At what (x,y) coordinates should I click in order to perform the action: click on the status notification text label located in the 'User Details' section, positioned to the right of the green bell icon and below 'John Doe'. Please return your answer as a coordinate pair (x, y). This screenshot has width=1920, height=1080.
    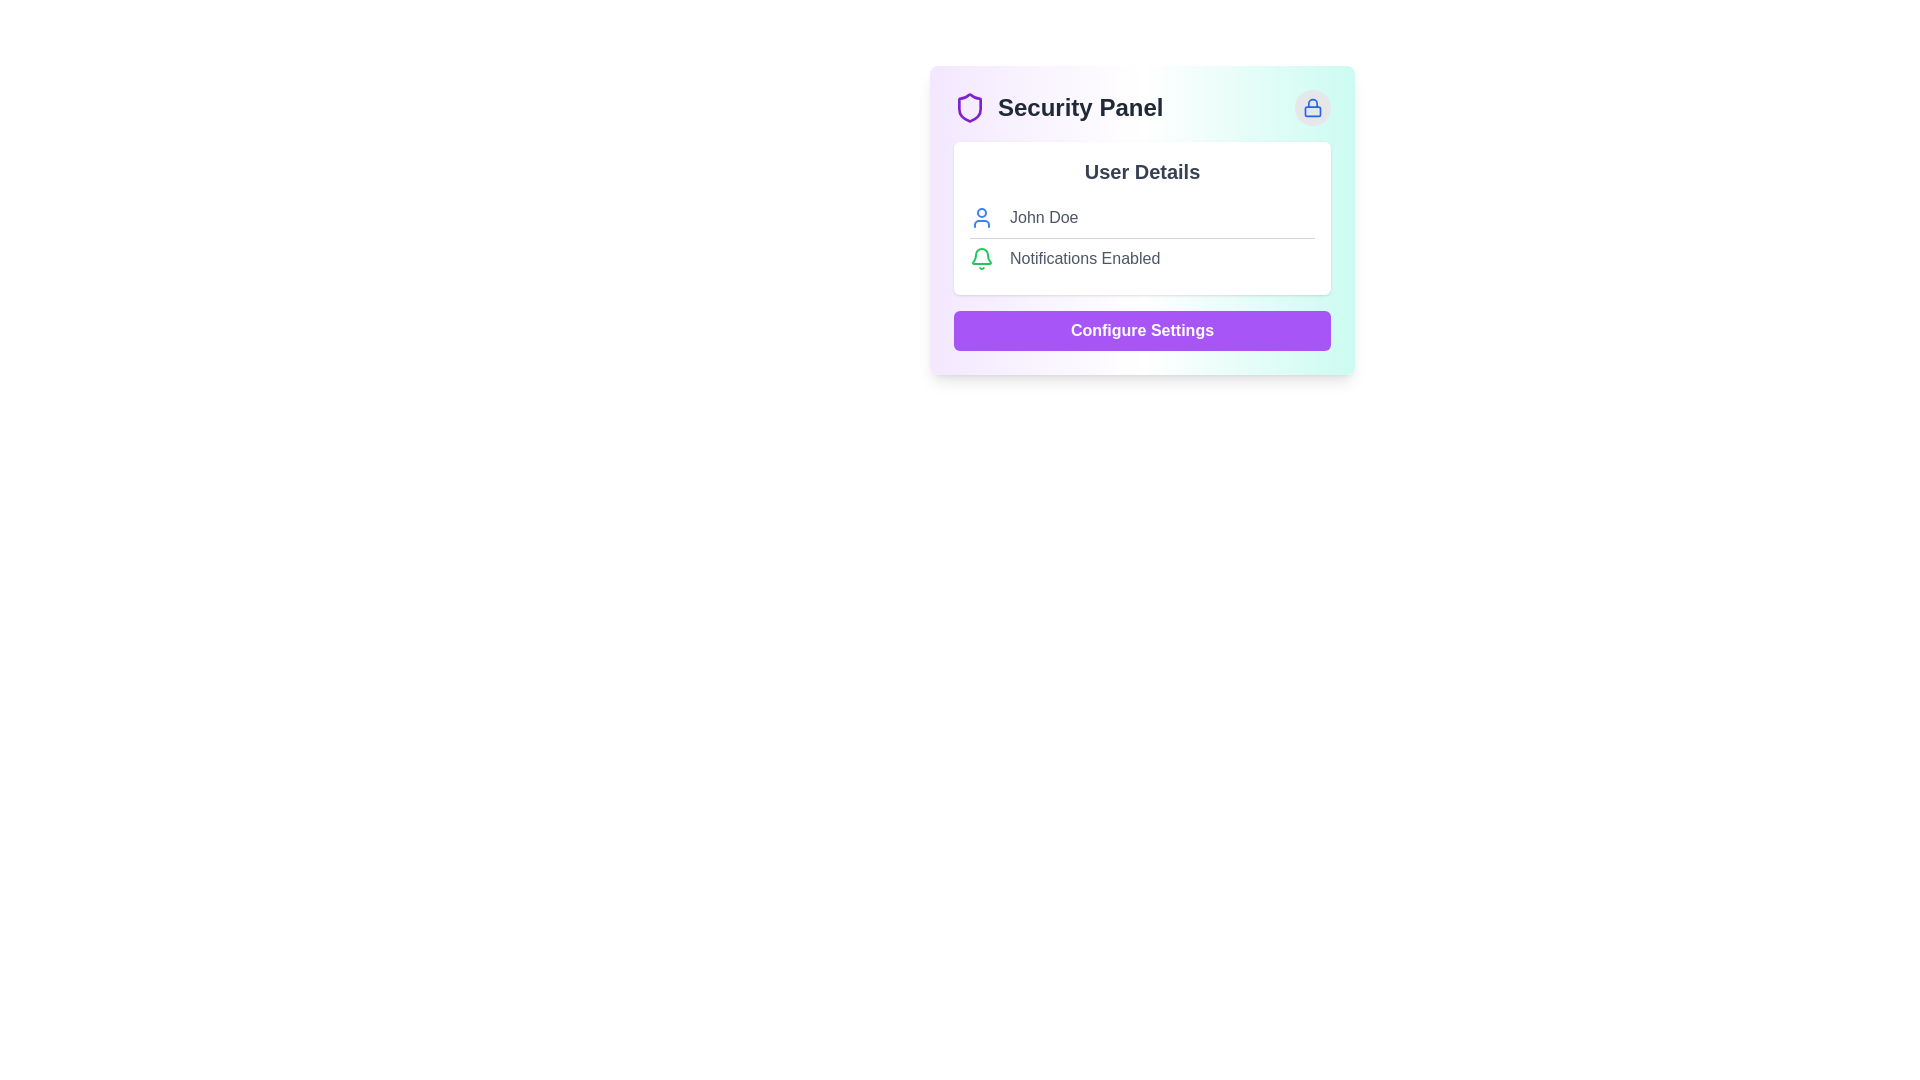
    Looking at the image, I should click on (1084, 257).